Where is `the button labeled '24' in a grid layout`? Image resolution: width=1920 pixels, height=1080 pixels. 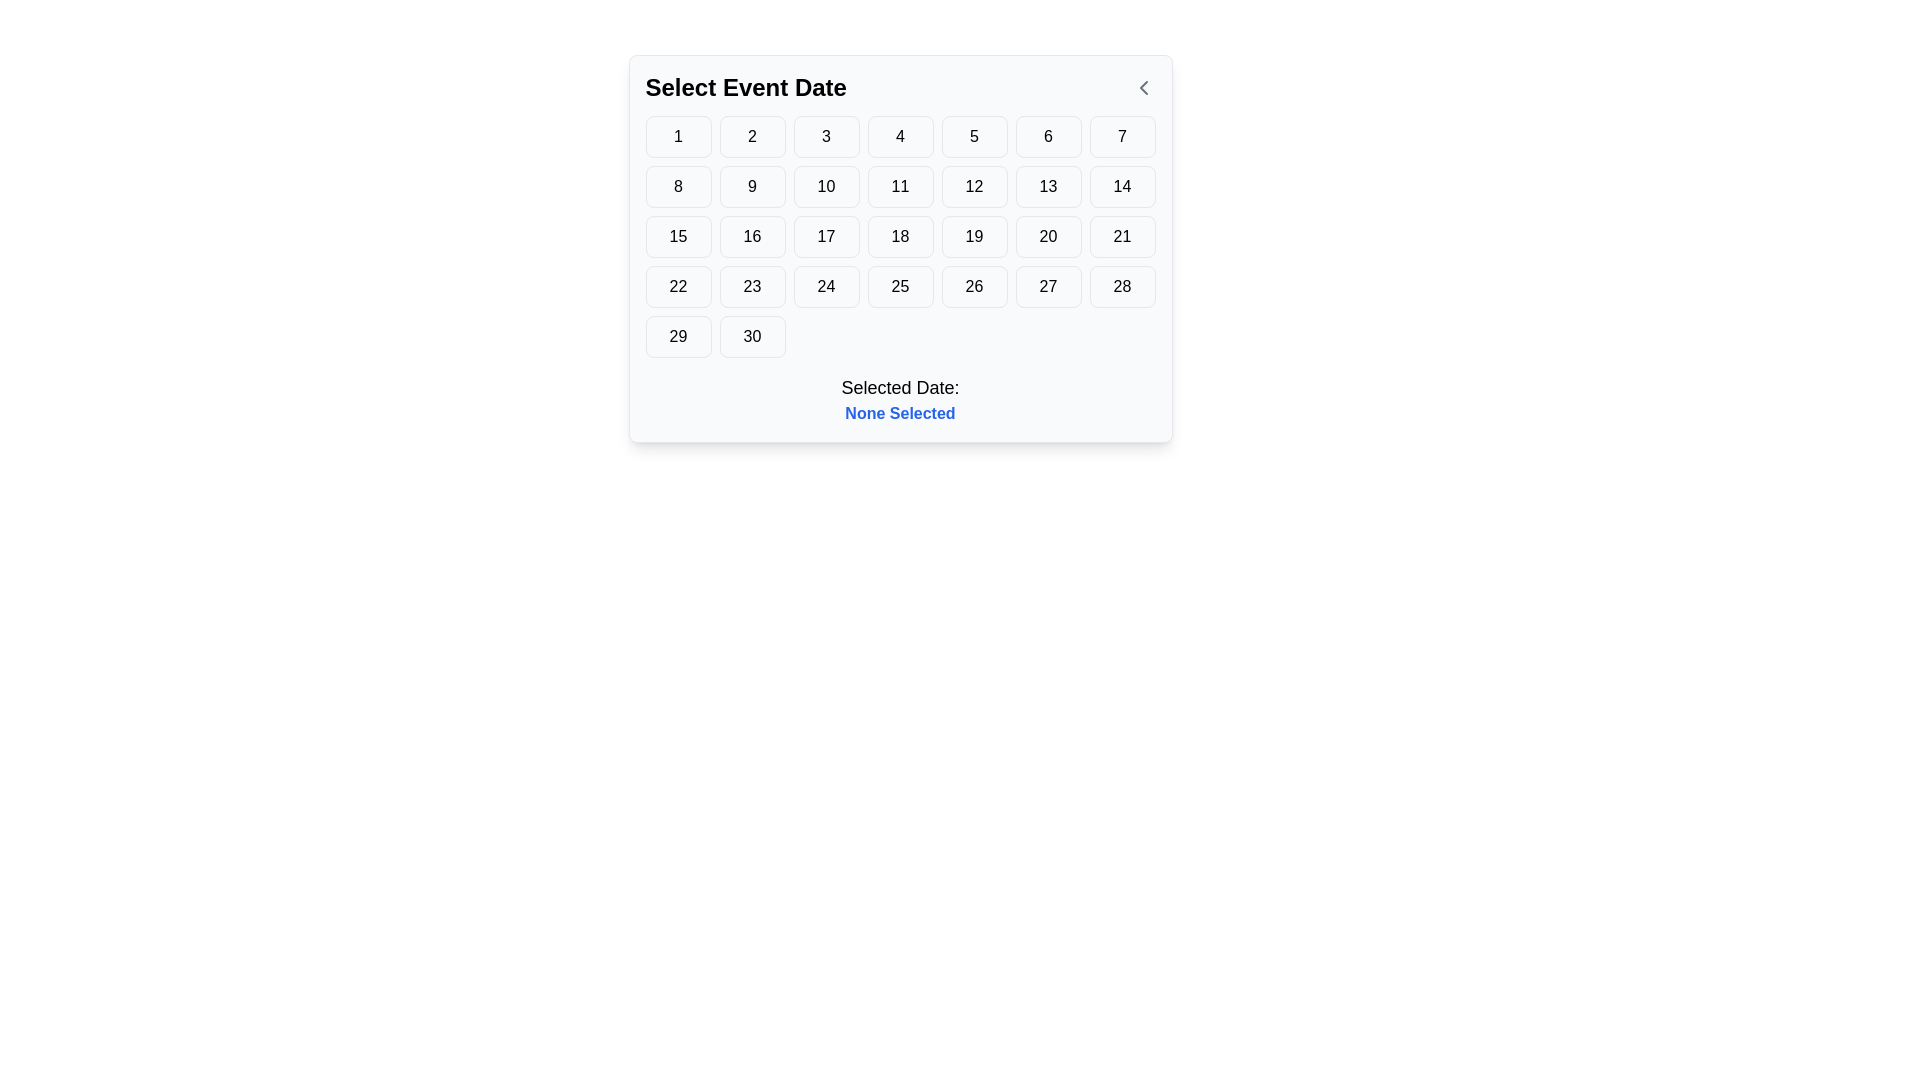 the button labeled '24' in a grid layout is located at coordinates (826, 286).